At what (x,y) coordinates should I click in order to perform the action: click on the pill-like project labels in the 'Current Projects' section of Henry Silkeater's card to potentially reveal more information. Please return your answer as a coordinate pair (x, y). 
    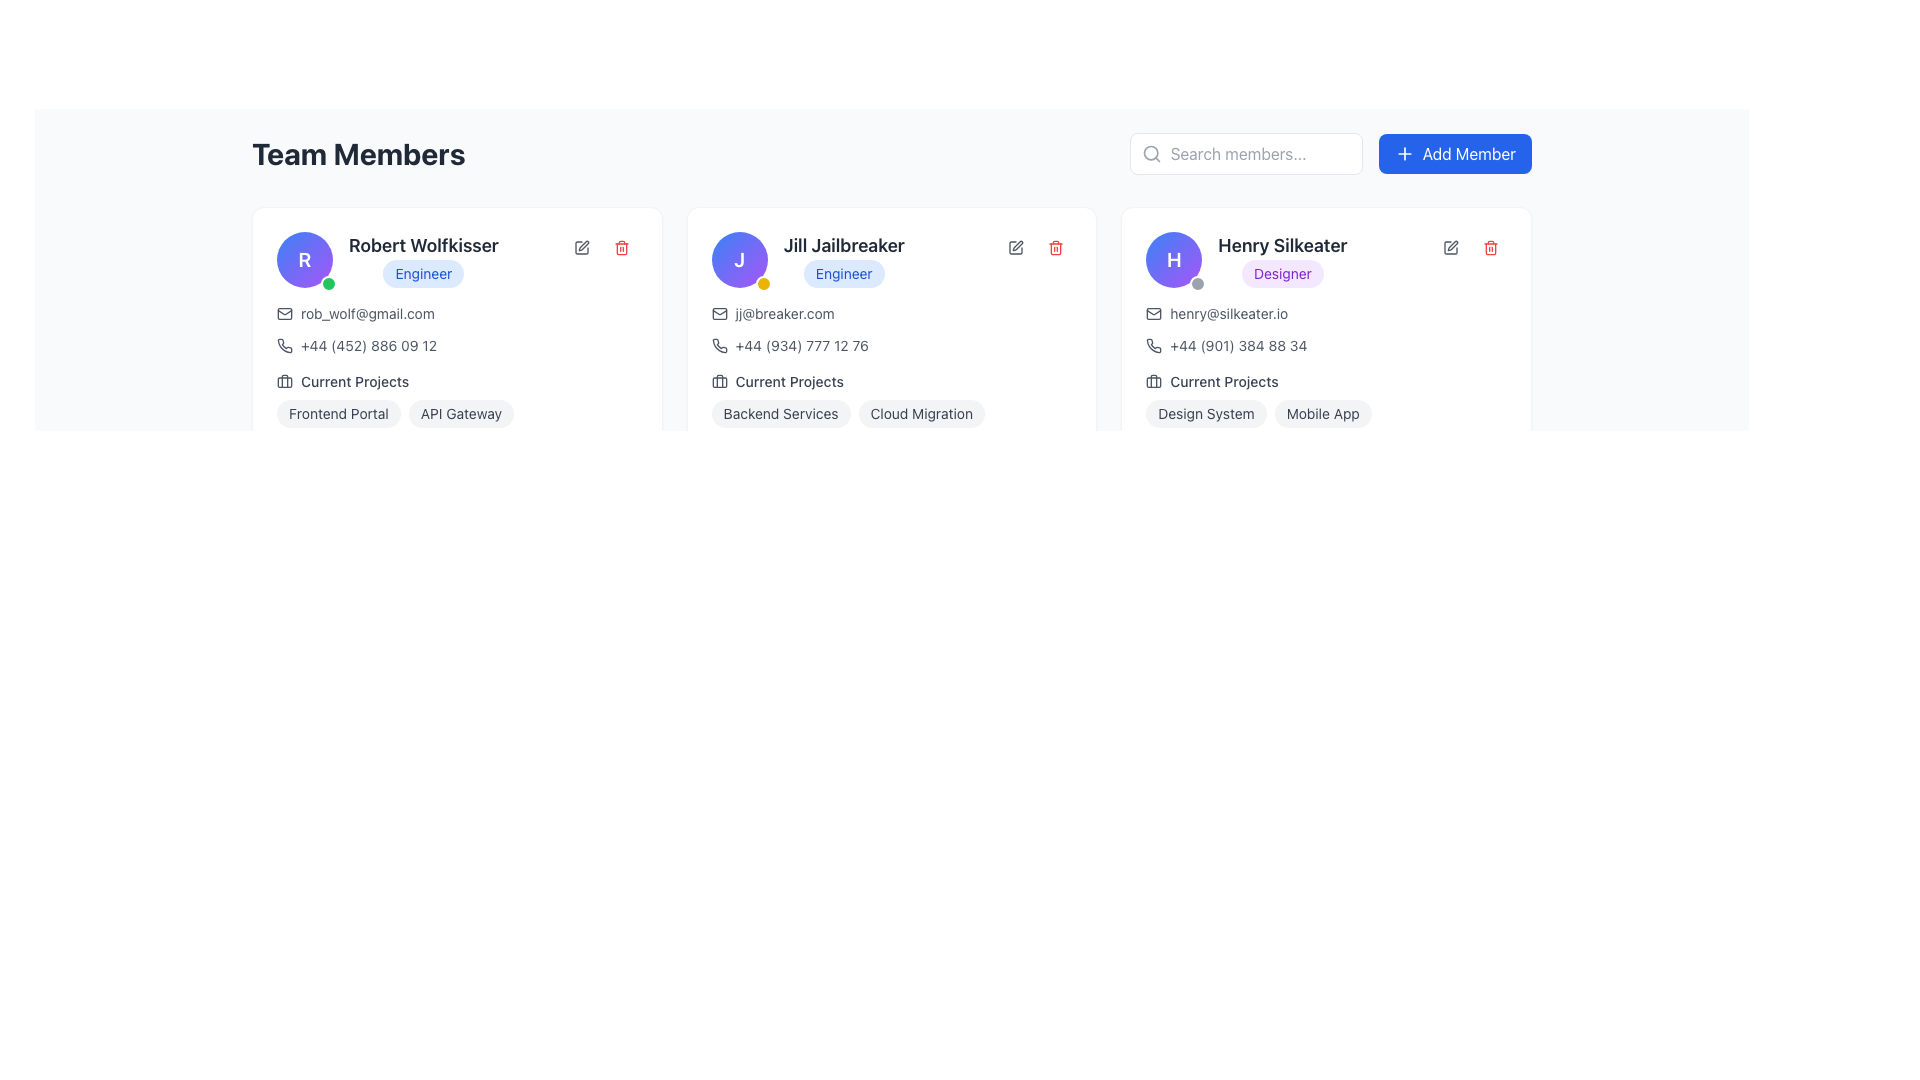
    Looking at the image, I should click on (1326, 412).